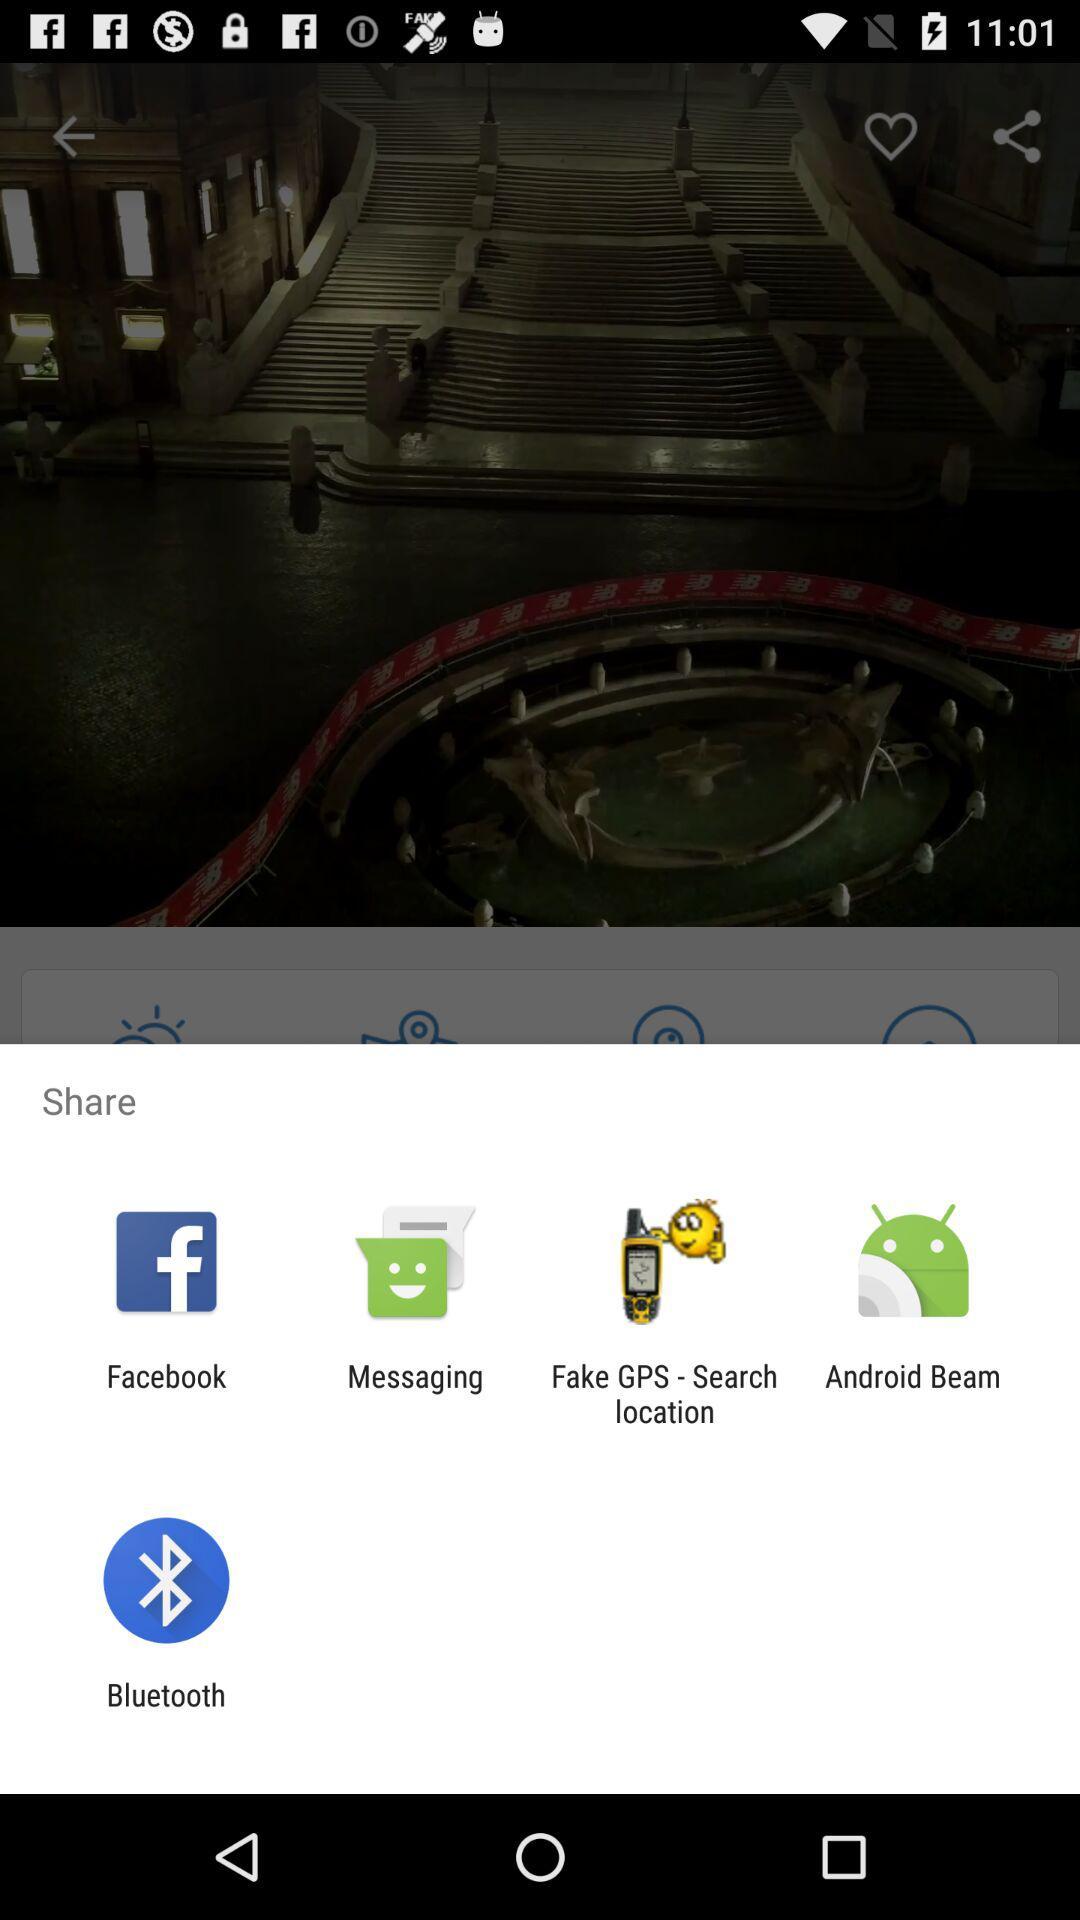 The height and width of the screenshot is (1920, 1080). Describe the element at coordinates (664, 1392) in the screenshot. I see `the app next to the messaging` at that location.